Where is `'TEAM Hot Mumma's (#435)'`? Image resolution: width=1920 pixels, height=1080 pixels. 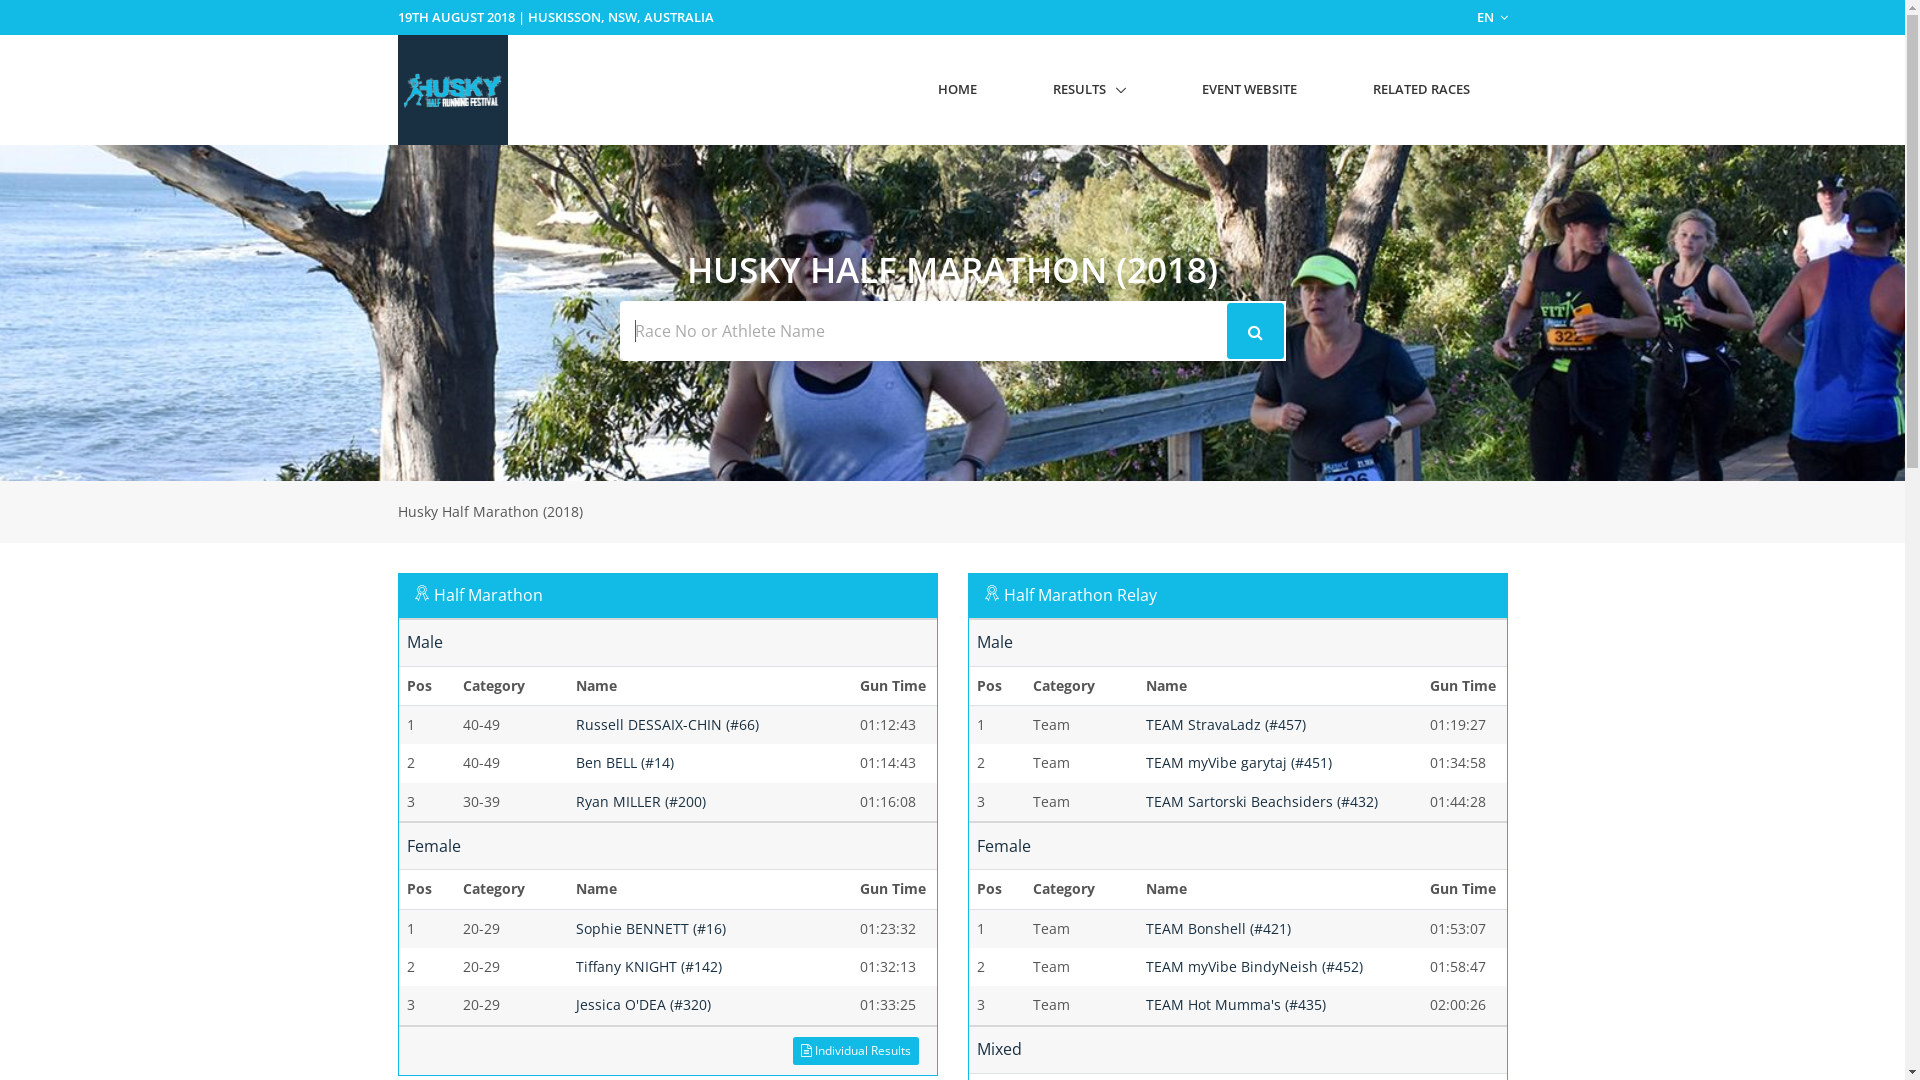 'TEAM Hot Mumma's (#435)' is located at coordinates (1235, 1004).